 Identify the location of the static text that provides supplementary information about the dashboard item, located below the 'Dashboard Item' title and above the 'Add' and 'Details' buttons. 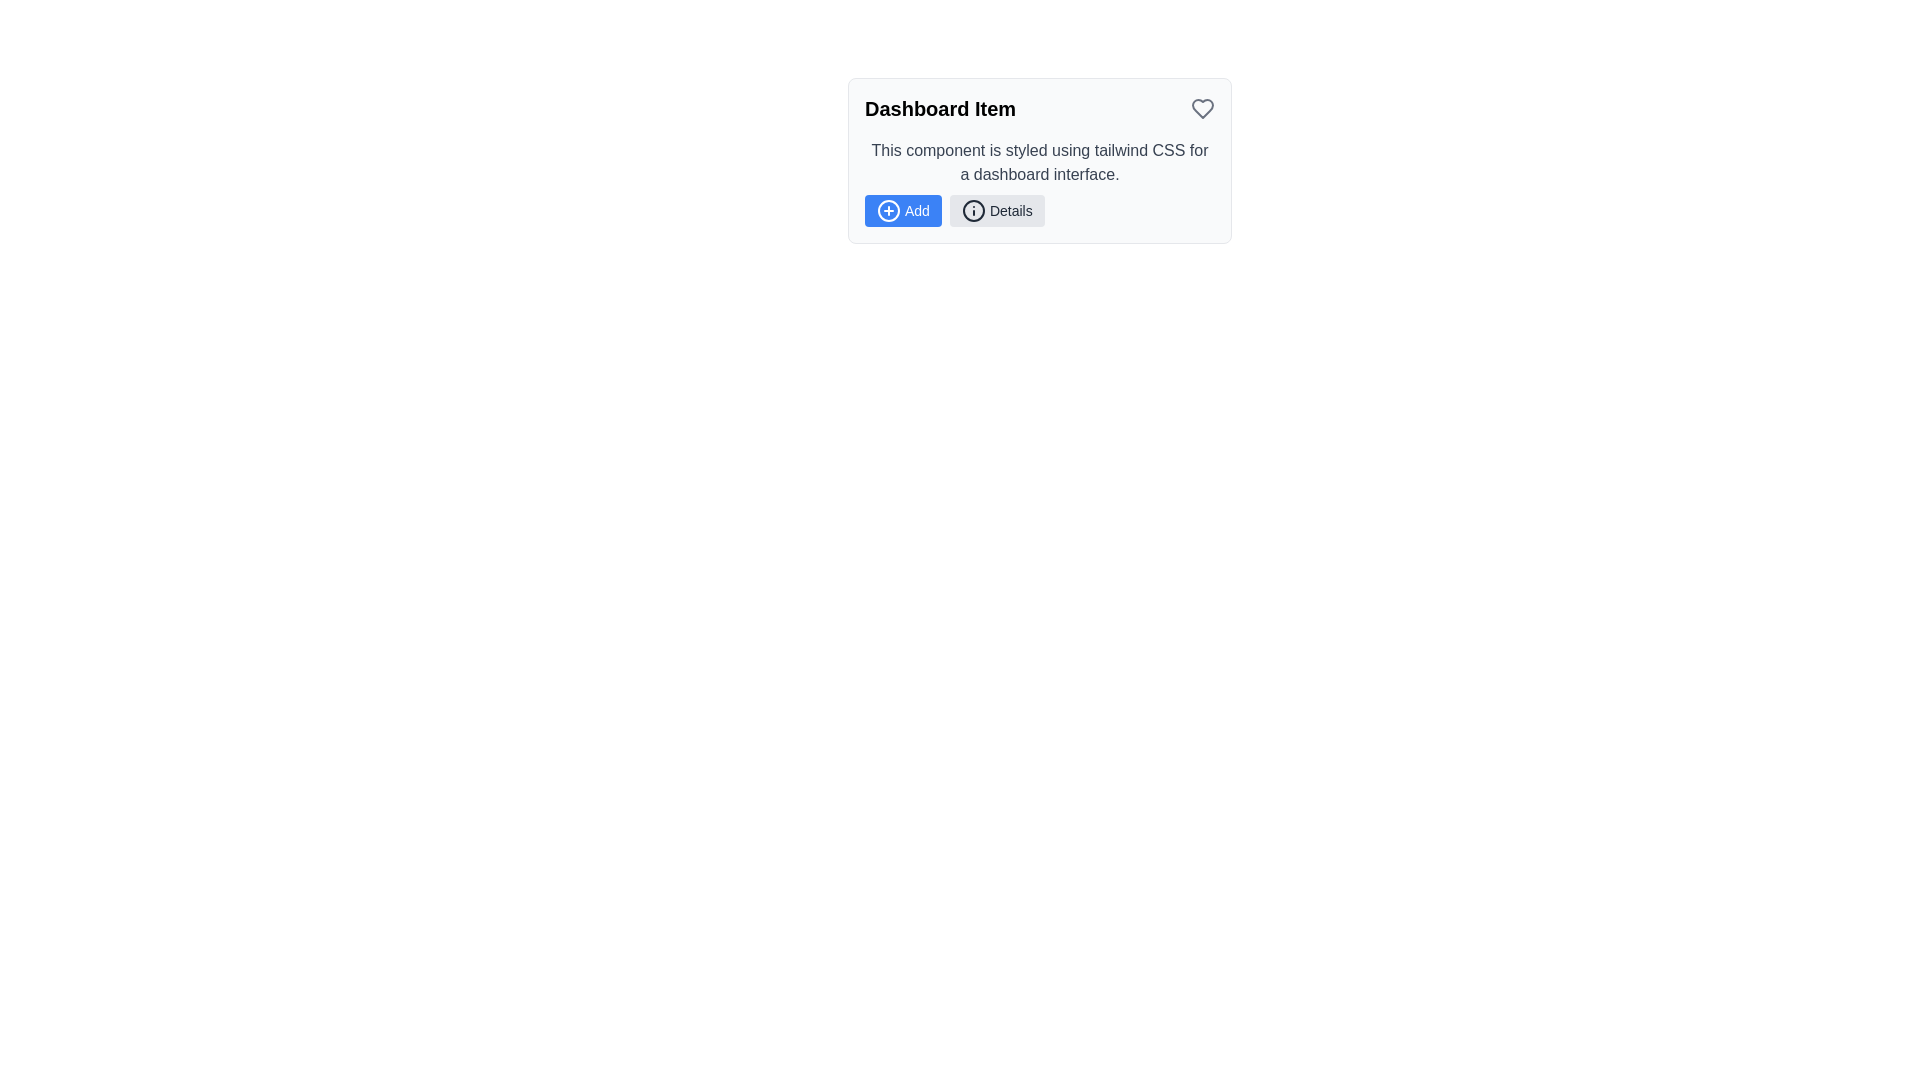
(1040, 161).